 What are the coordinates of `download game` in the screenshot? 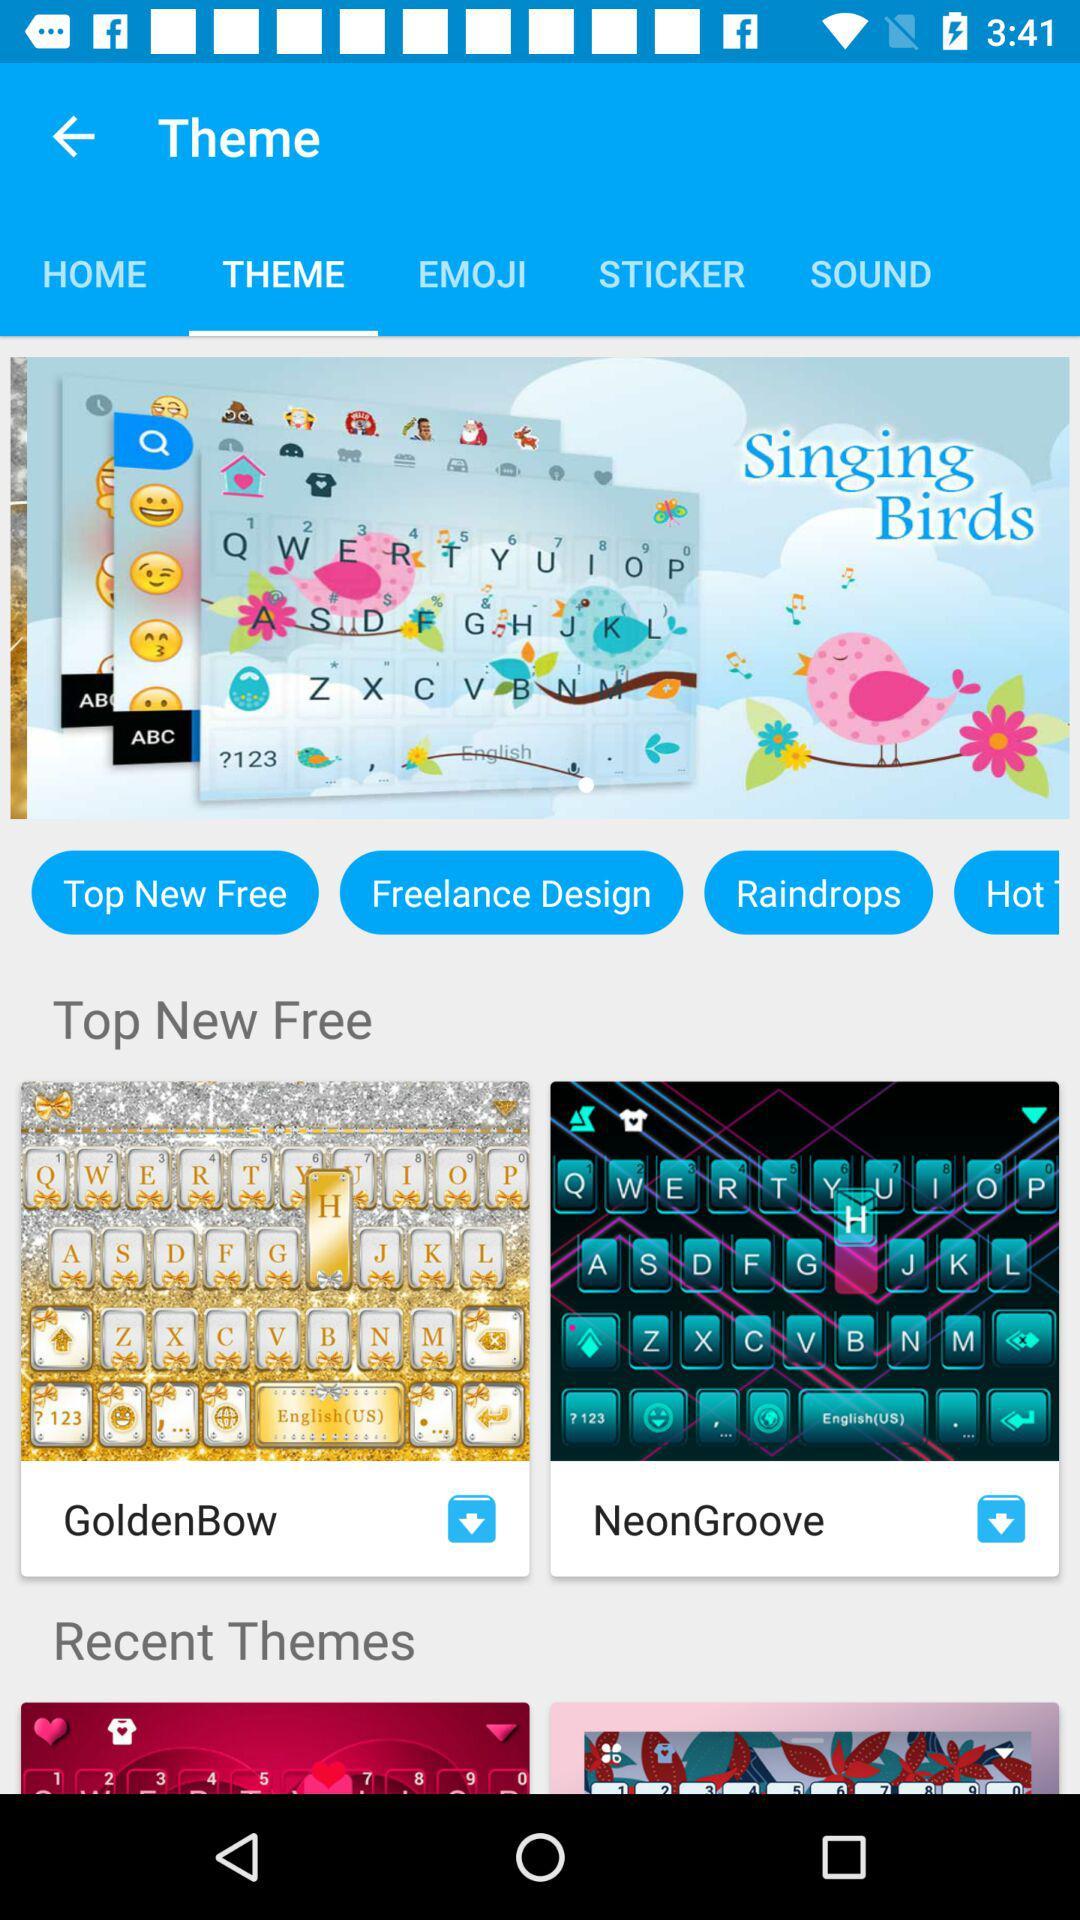 It's located at (1001, 1518).